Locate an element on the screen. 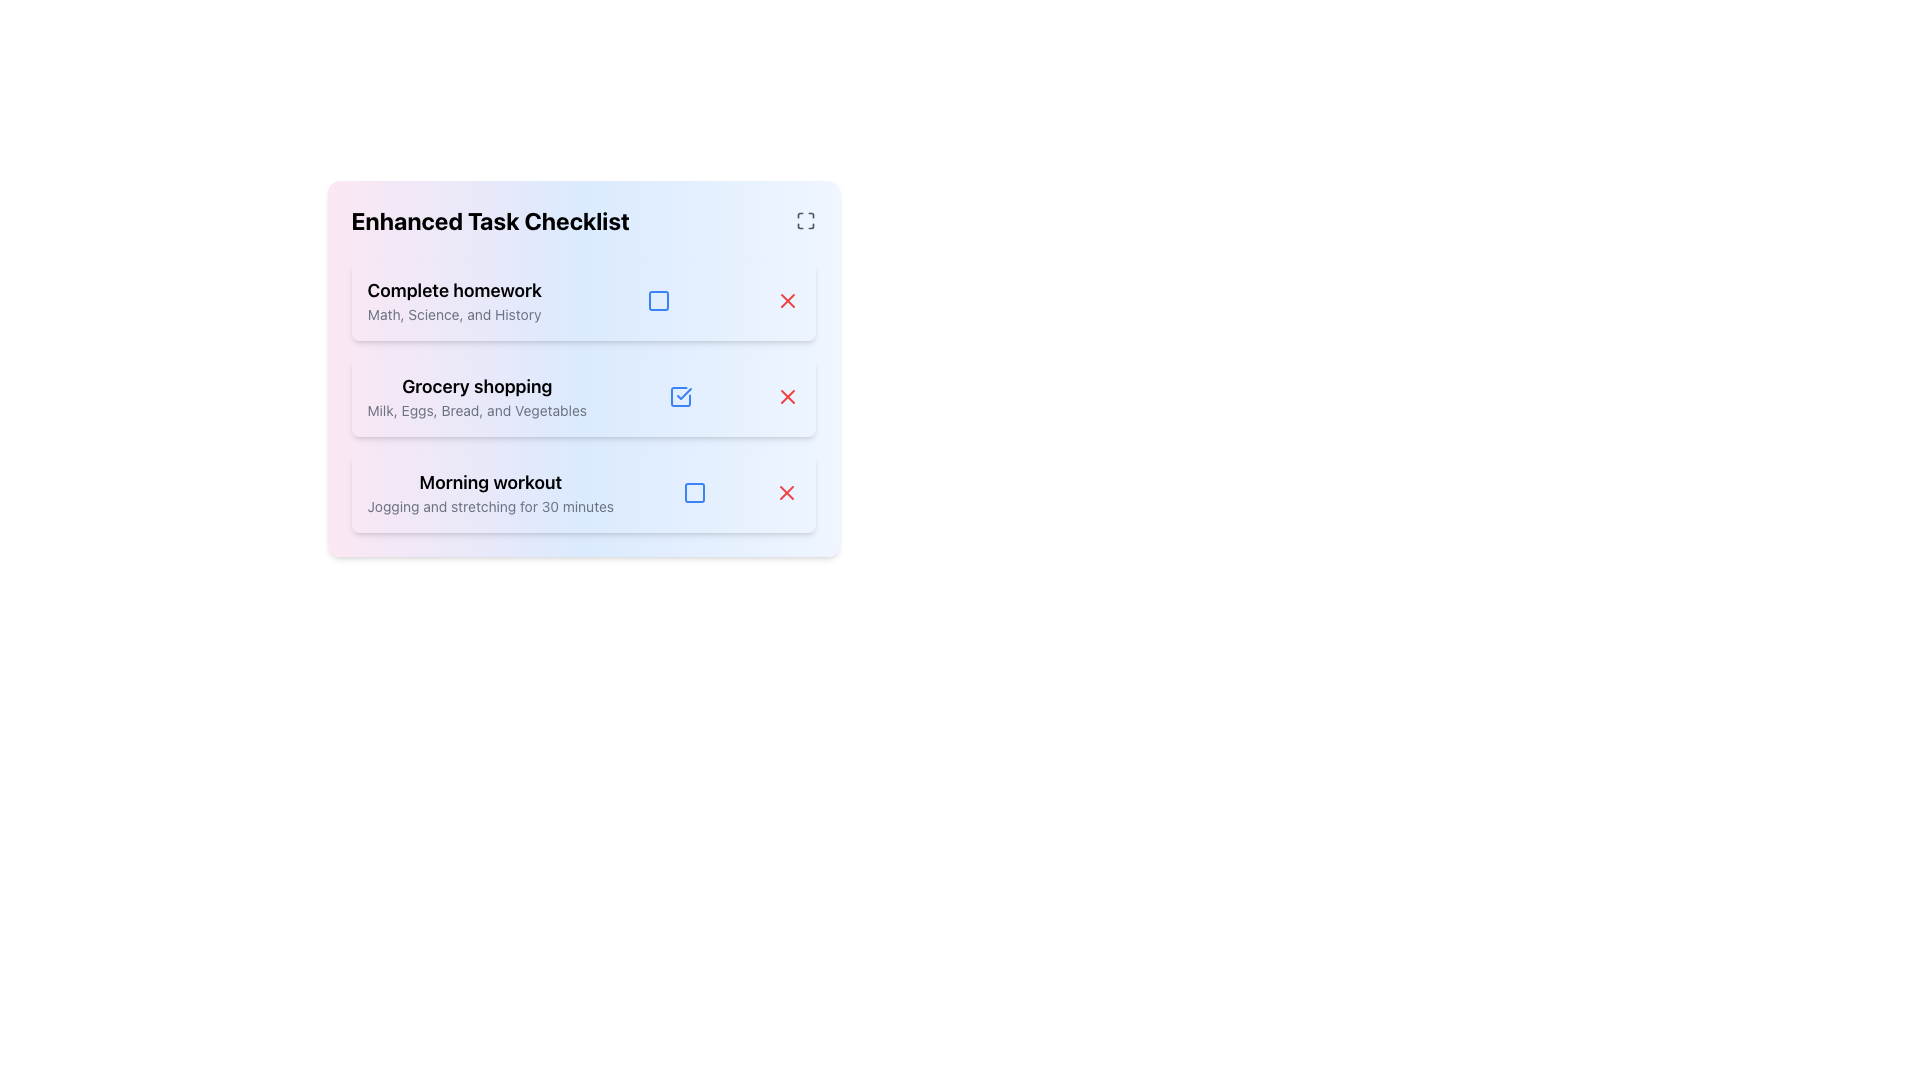 This screenshot has height=1080, width=1920. the 'Grocery shopping' checklist item, which is the second item in the 'Enhanced Task Checklist' card is located at coordinates (582, 369).